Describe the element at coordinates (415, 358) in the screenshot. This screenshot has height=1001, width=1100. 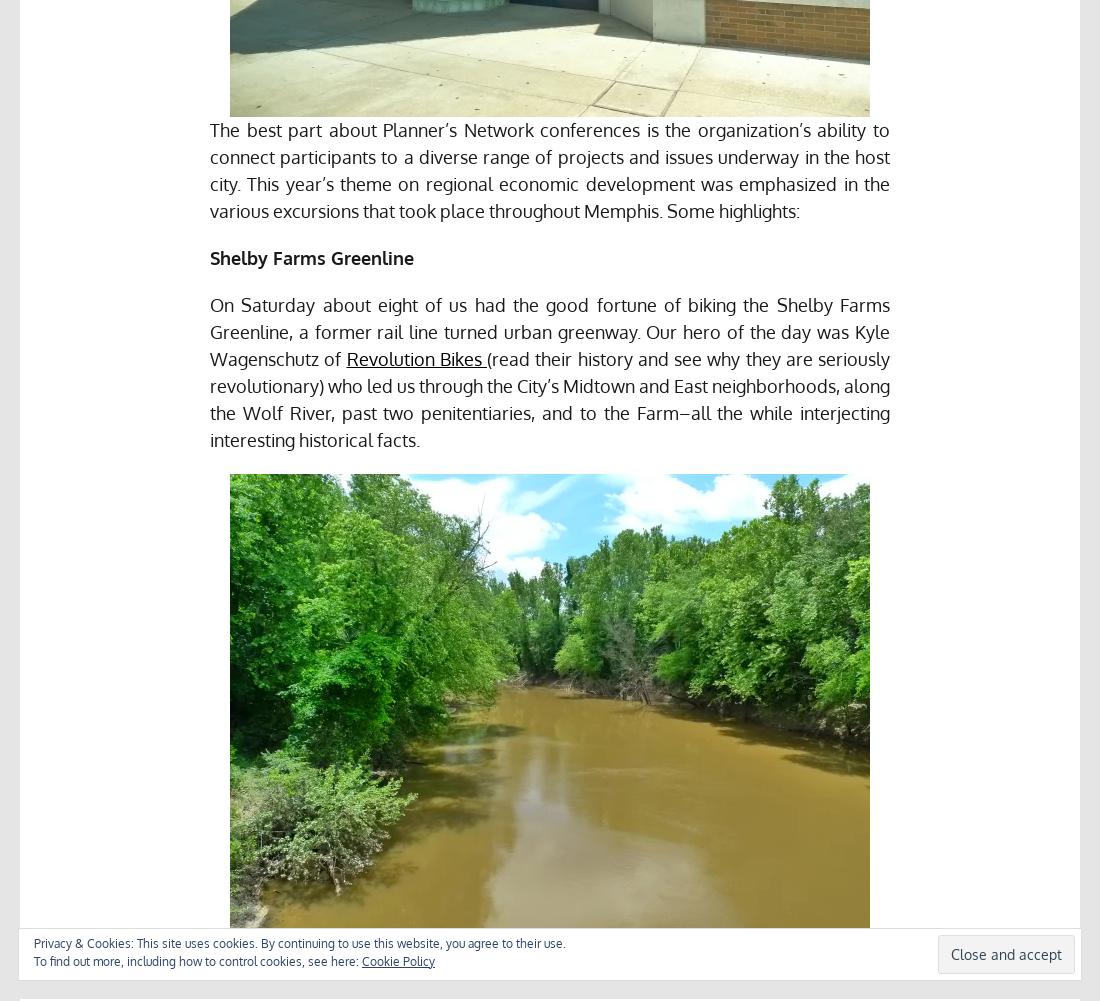
I see `'Revolution Bikes'` at that location.